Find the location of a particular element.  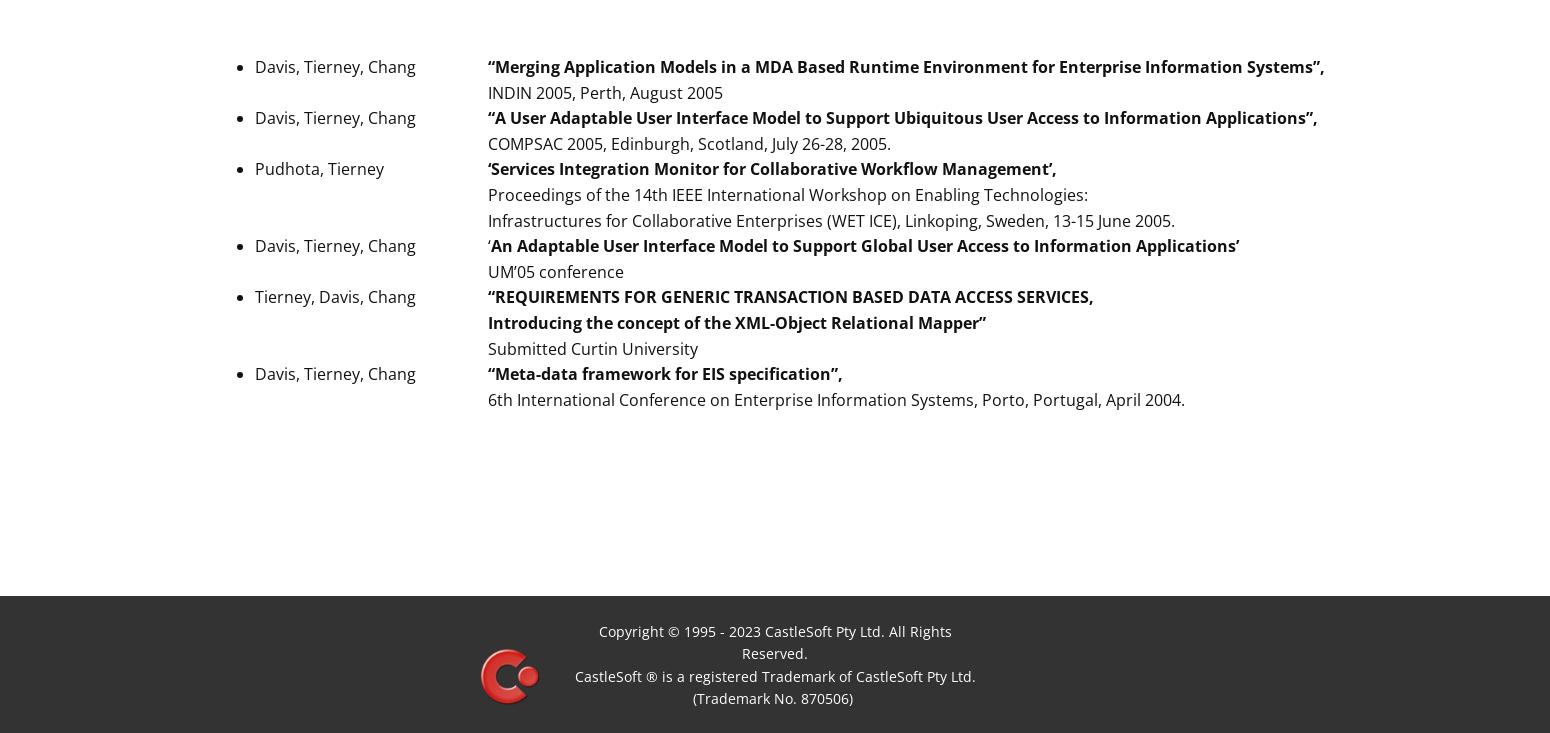

'Submitted Curtin University' is located at coordinates (595, 347).